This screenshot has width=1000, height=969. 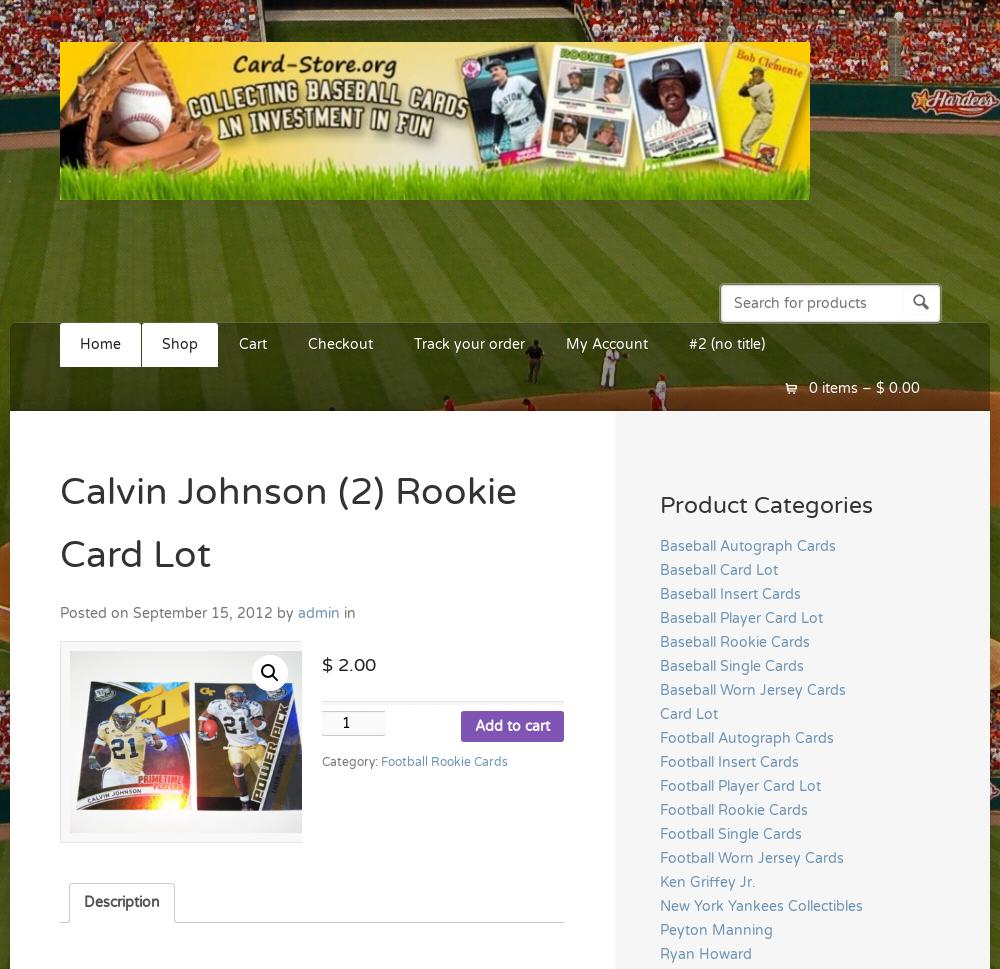 What do you see at coordinates (318, 612) in the screenshot?
I see `'admin'` at bounding box center [318, 612].